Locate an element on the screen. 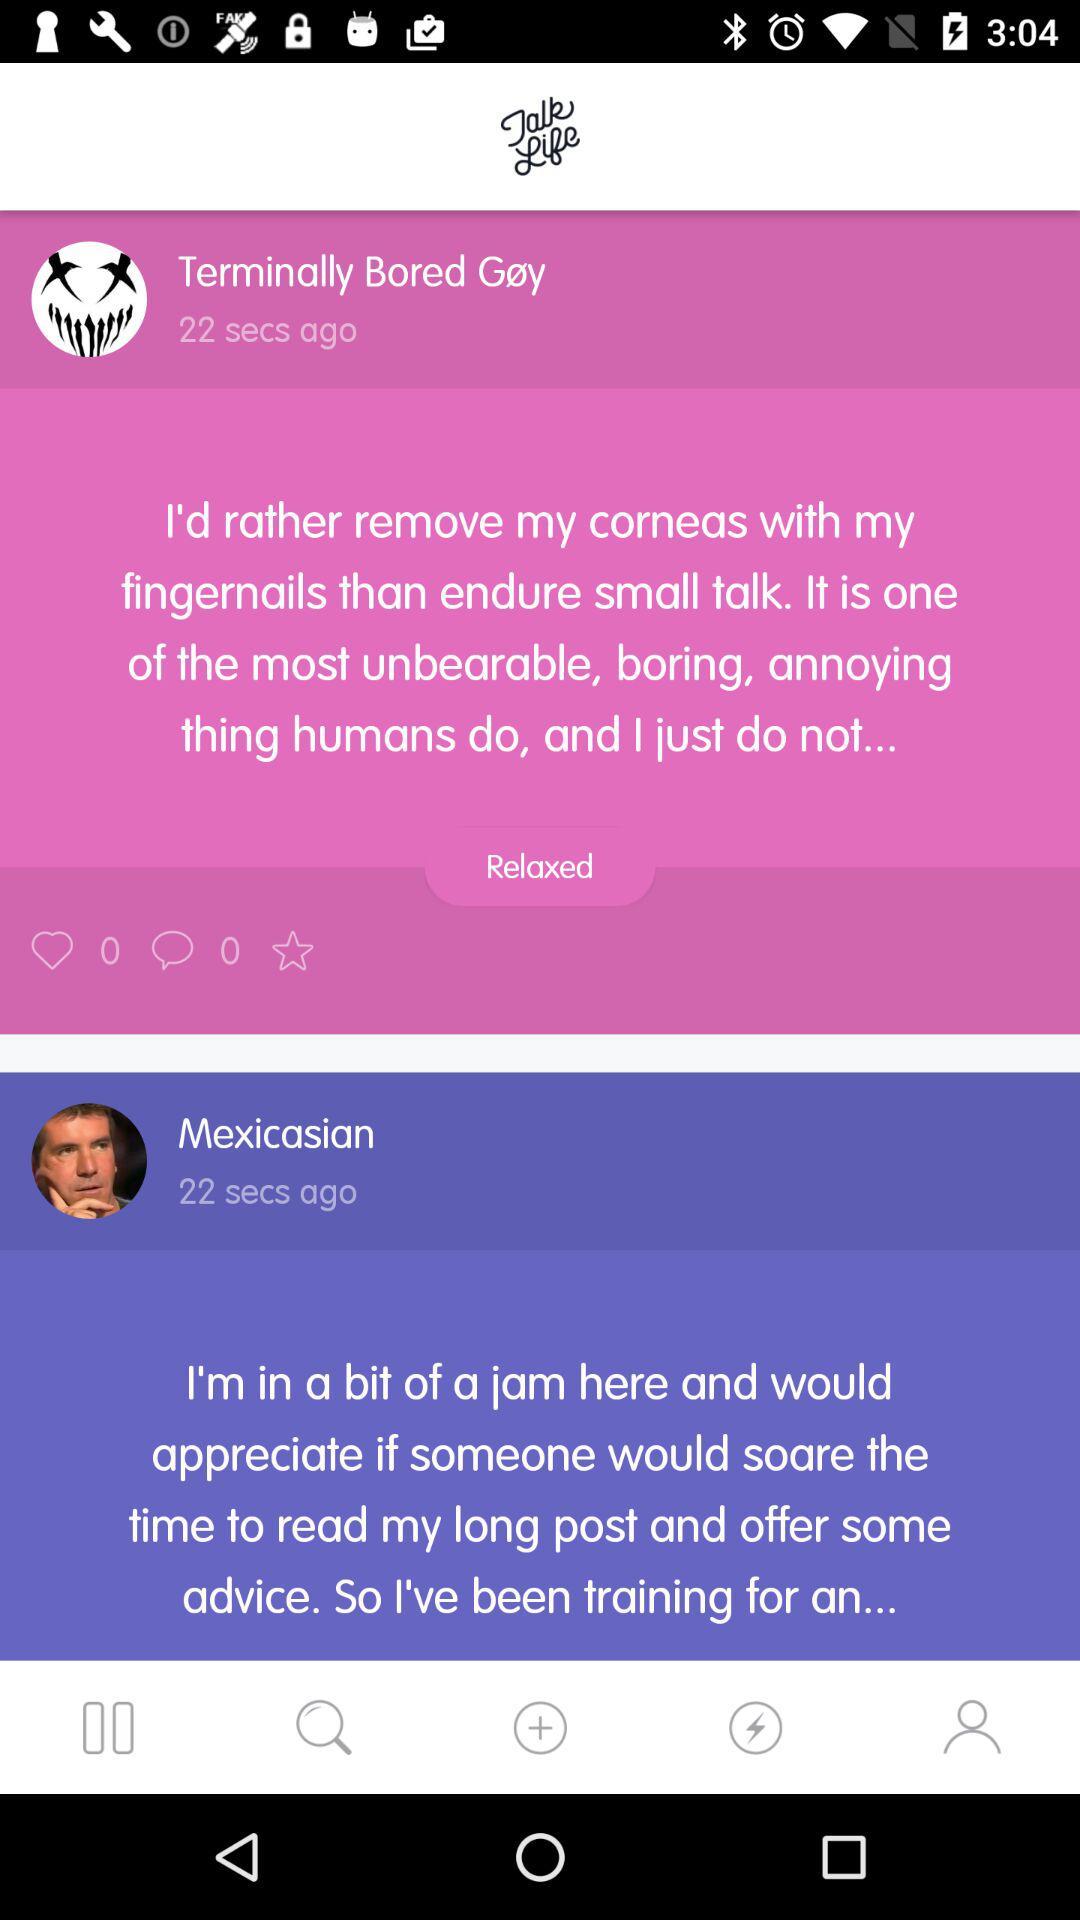 The width and height of the screenshot is (1080, 1920). the swap icon is located at coordinates (540, 1726).